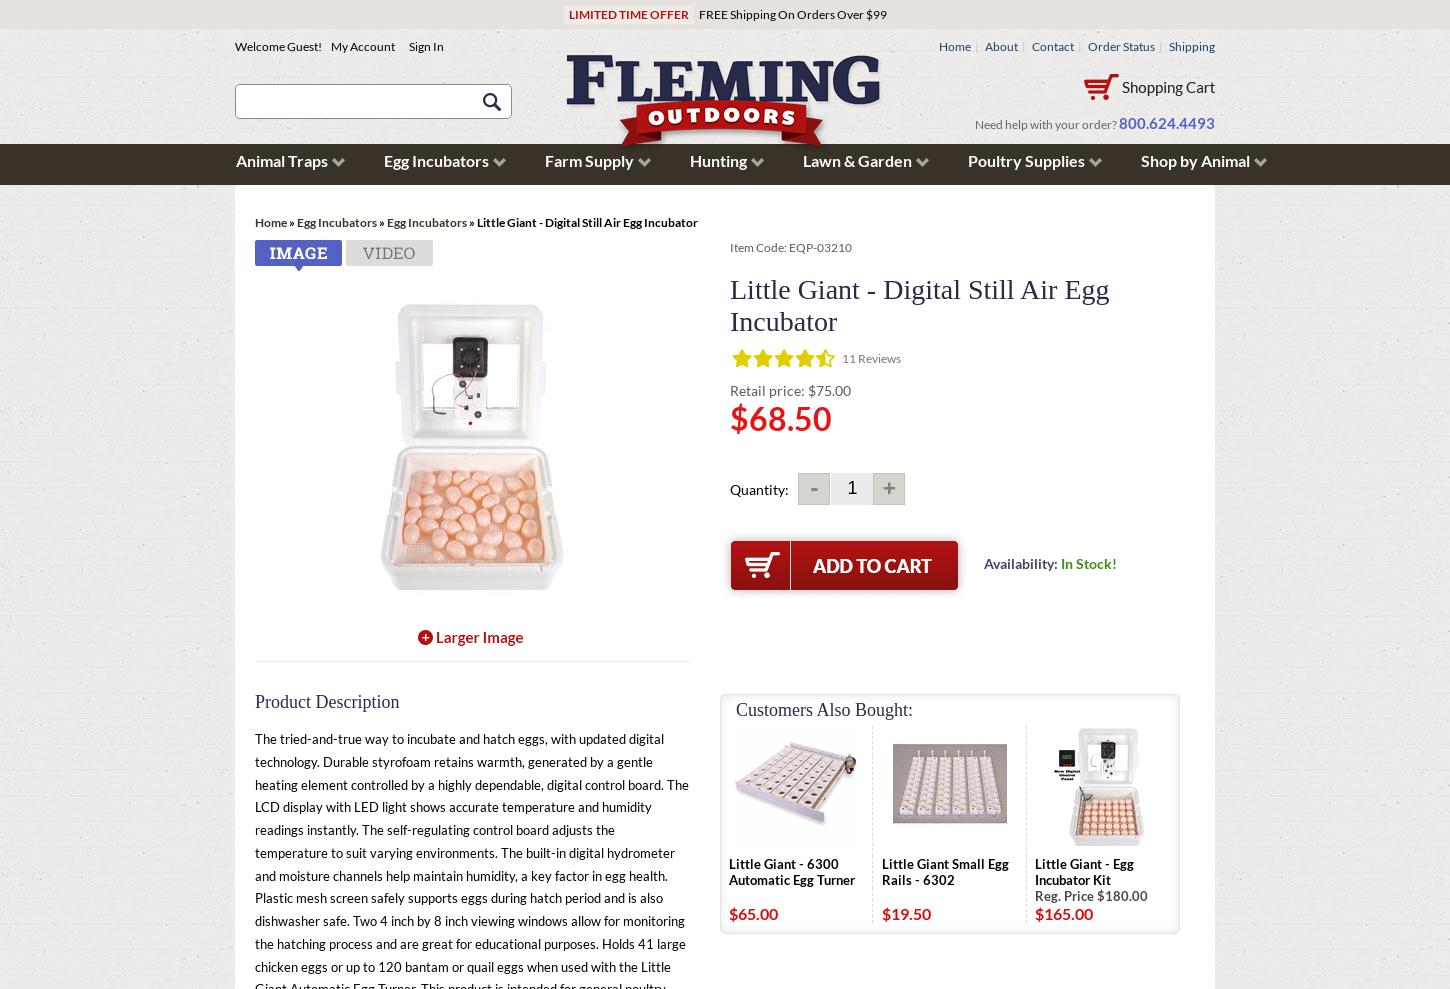 The width and height of the screenshot is (1450, 989). Describe the element at coordinates (760, 487) in the screenshot. I see `'Quantity:'` at that location.